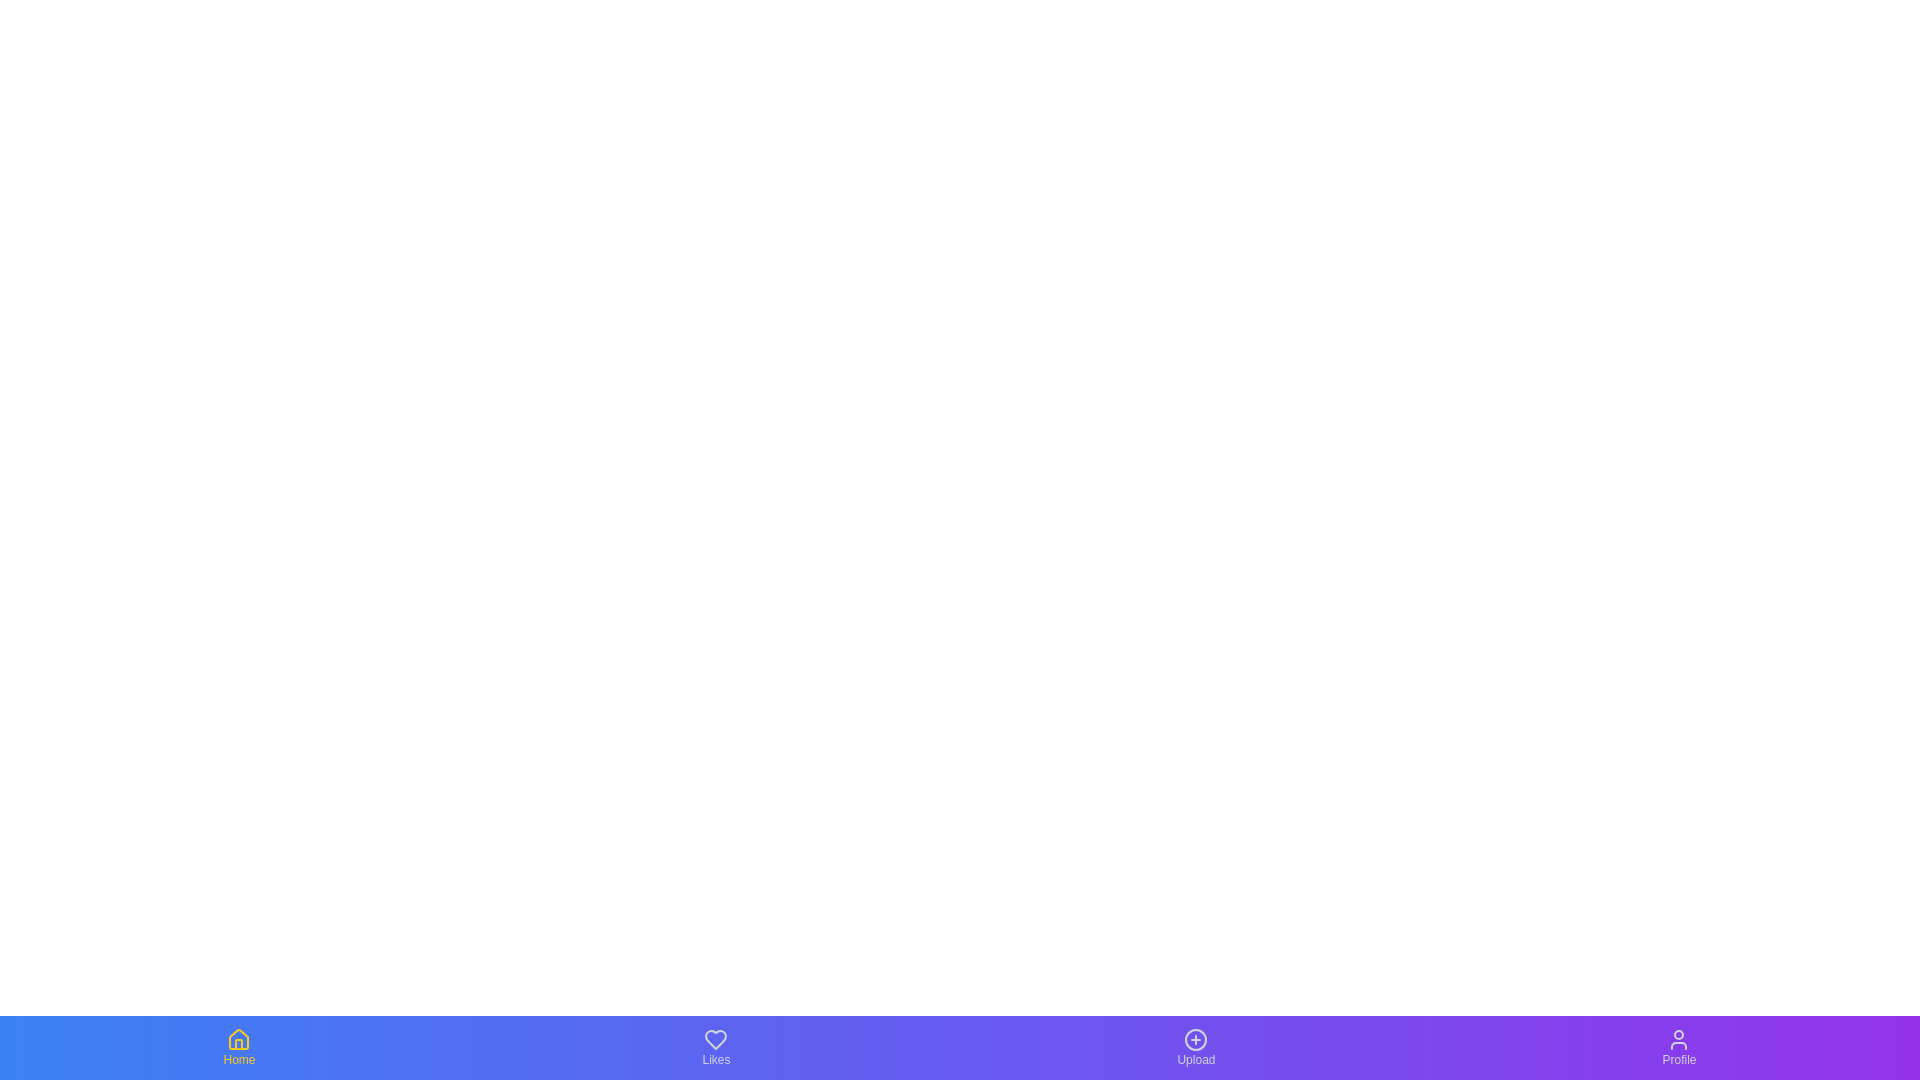 The width and height of the screenshot is (1920, 1080). What do you see at coordinates (1195, 1047) in the screenshot?
I see `the Upload tab by clicking on it` at bounding box center [1195, 1047].